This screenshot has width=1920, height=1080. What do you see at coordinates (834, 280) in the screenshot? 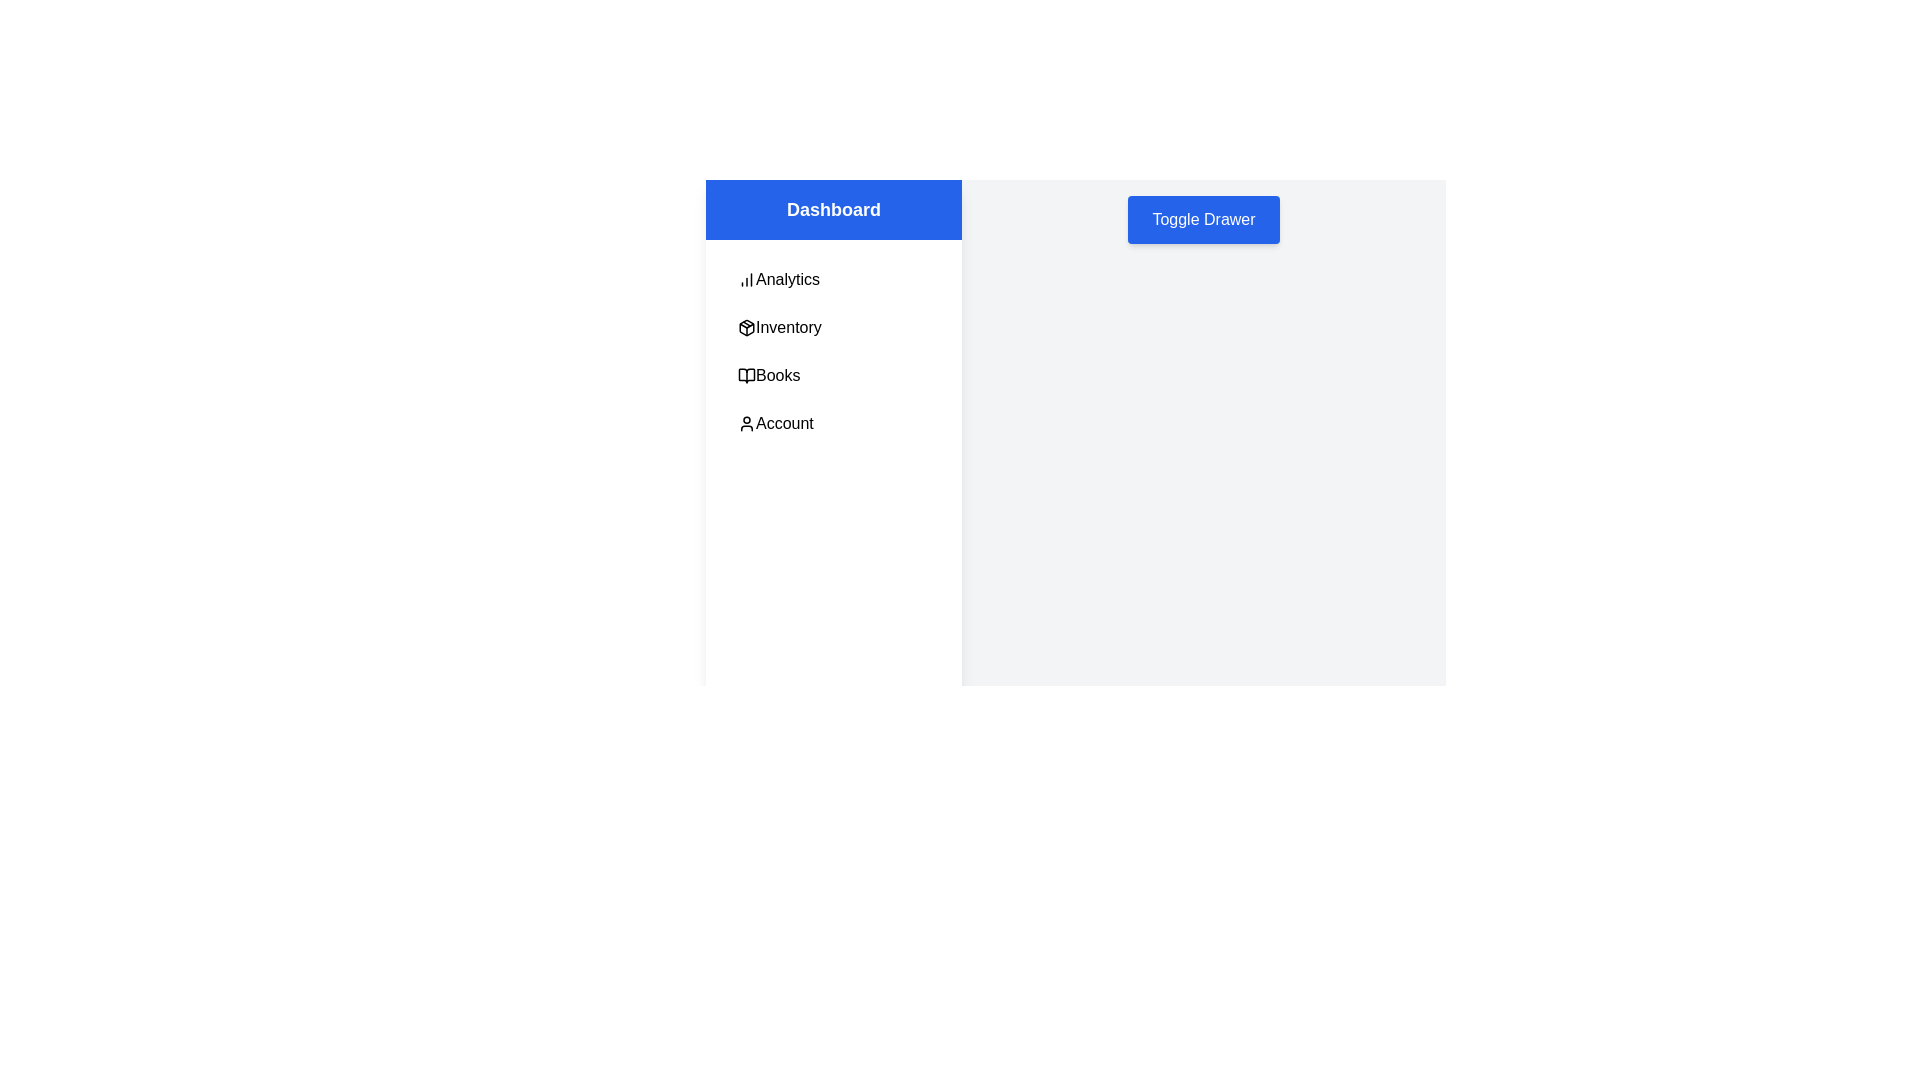
I see `the menu item Analytics to observe the hover effect` at bounding box center [834, 280].